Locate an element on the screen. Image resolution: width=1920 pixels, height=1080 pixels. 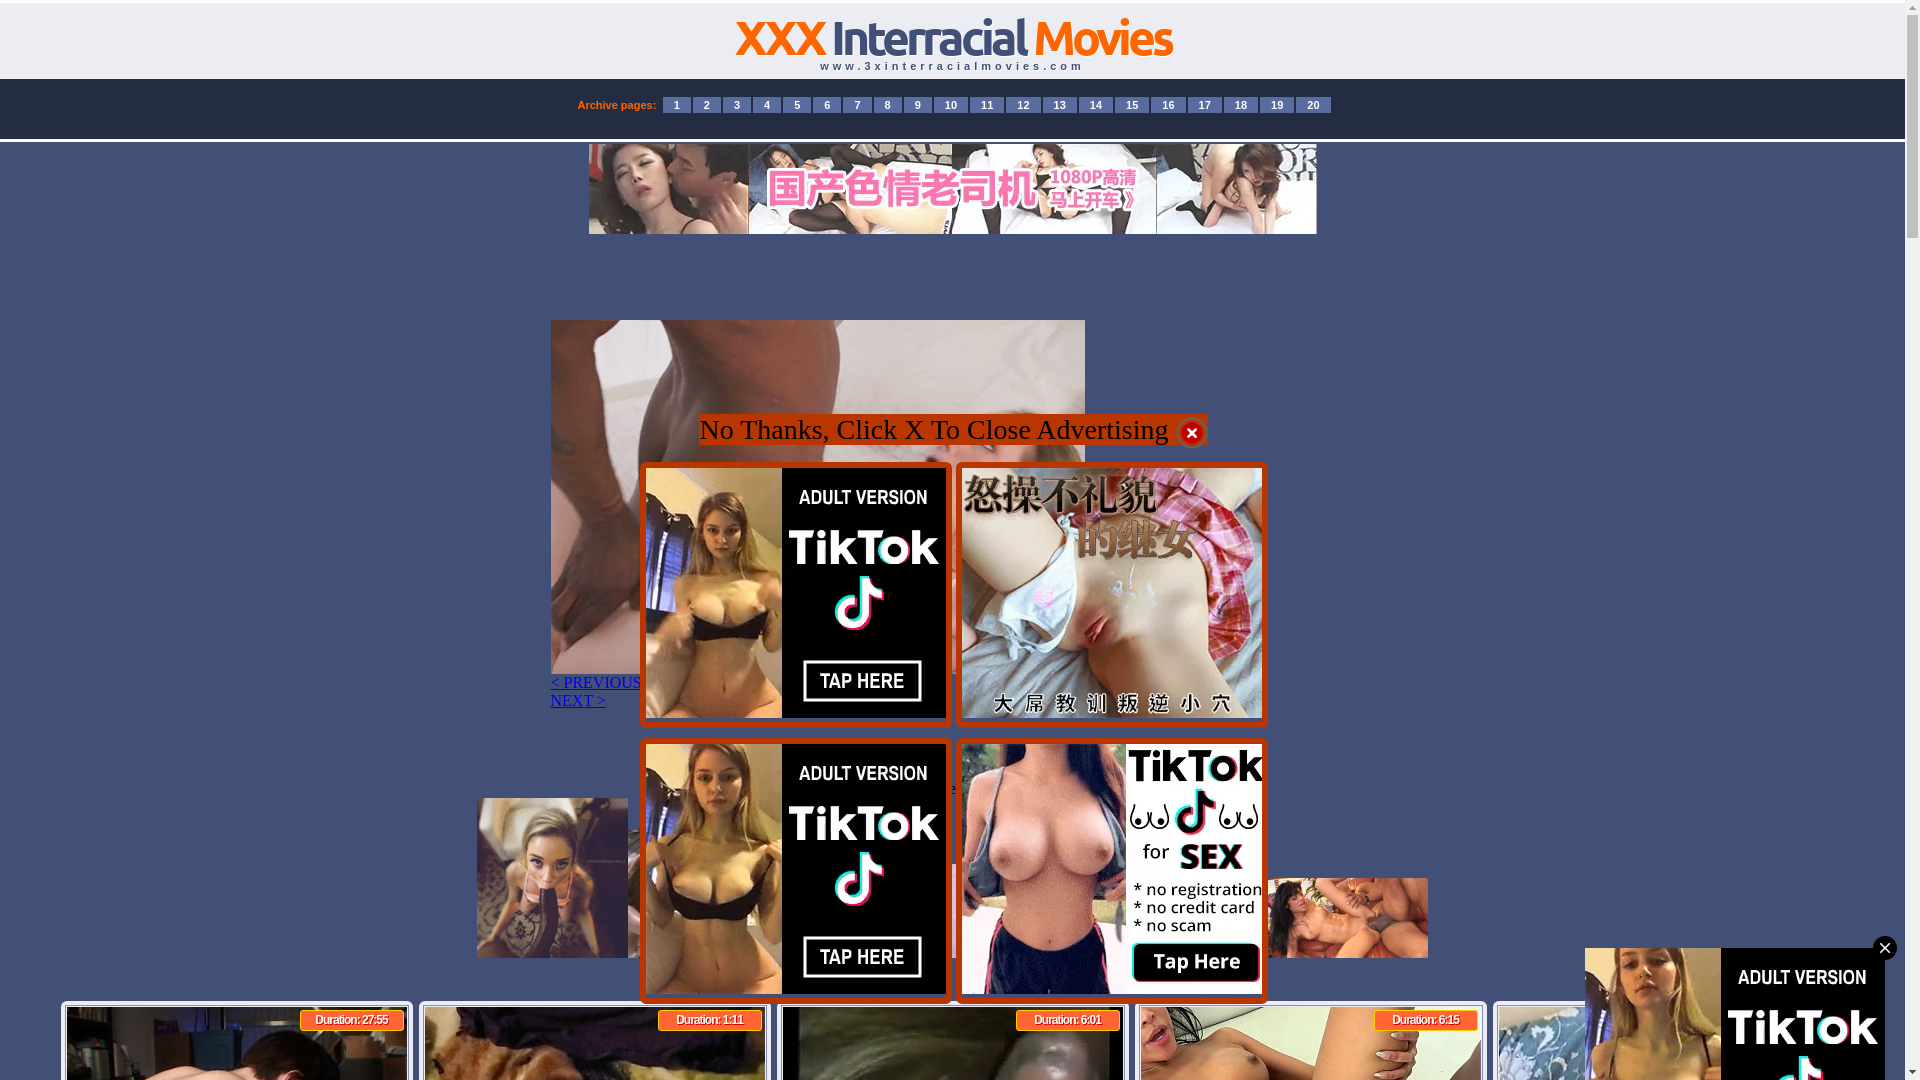
'17' is located at coordinates (1203, 104).